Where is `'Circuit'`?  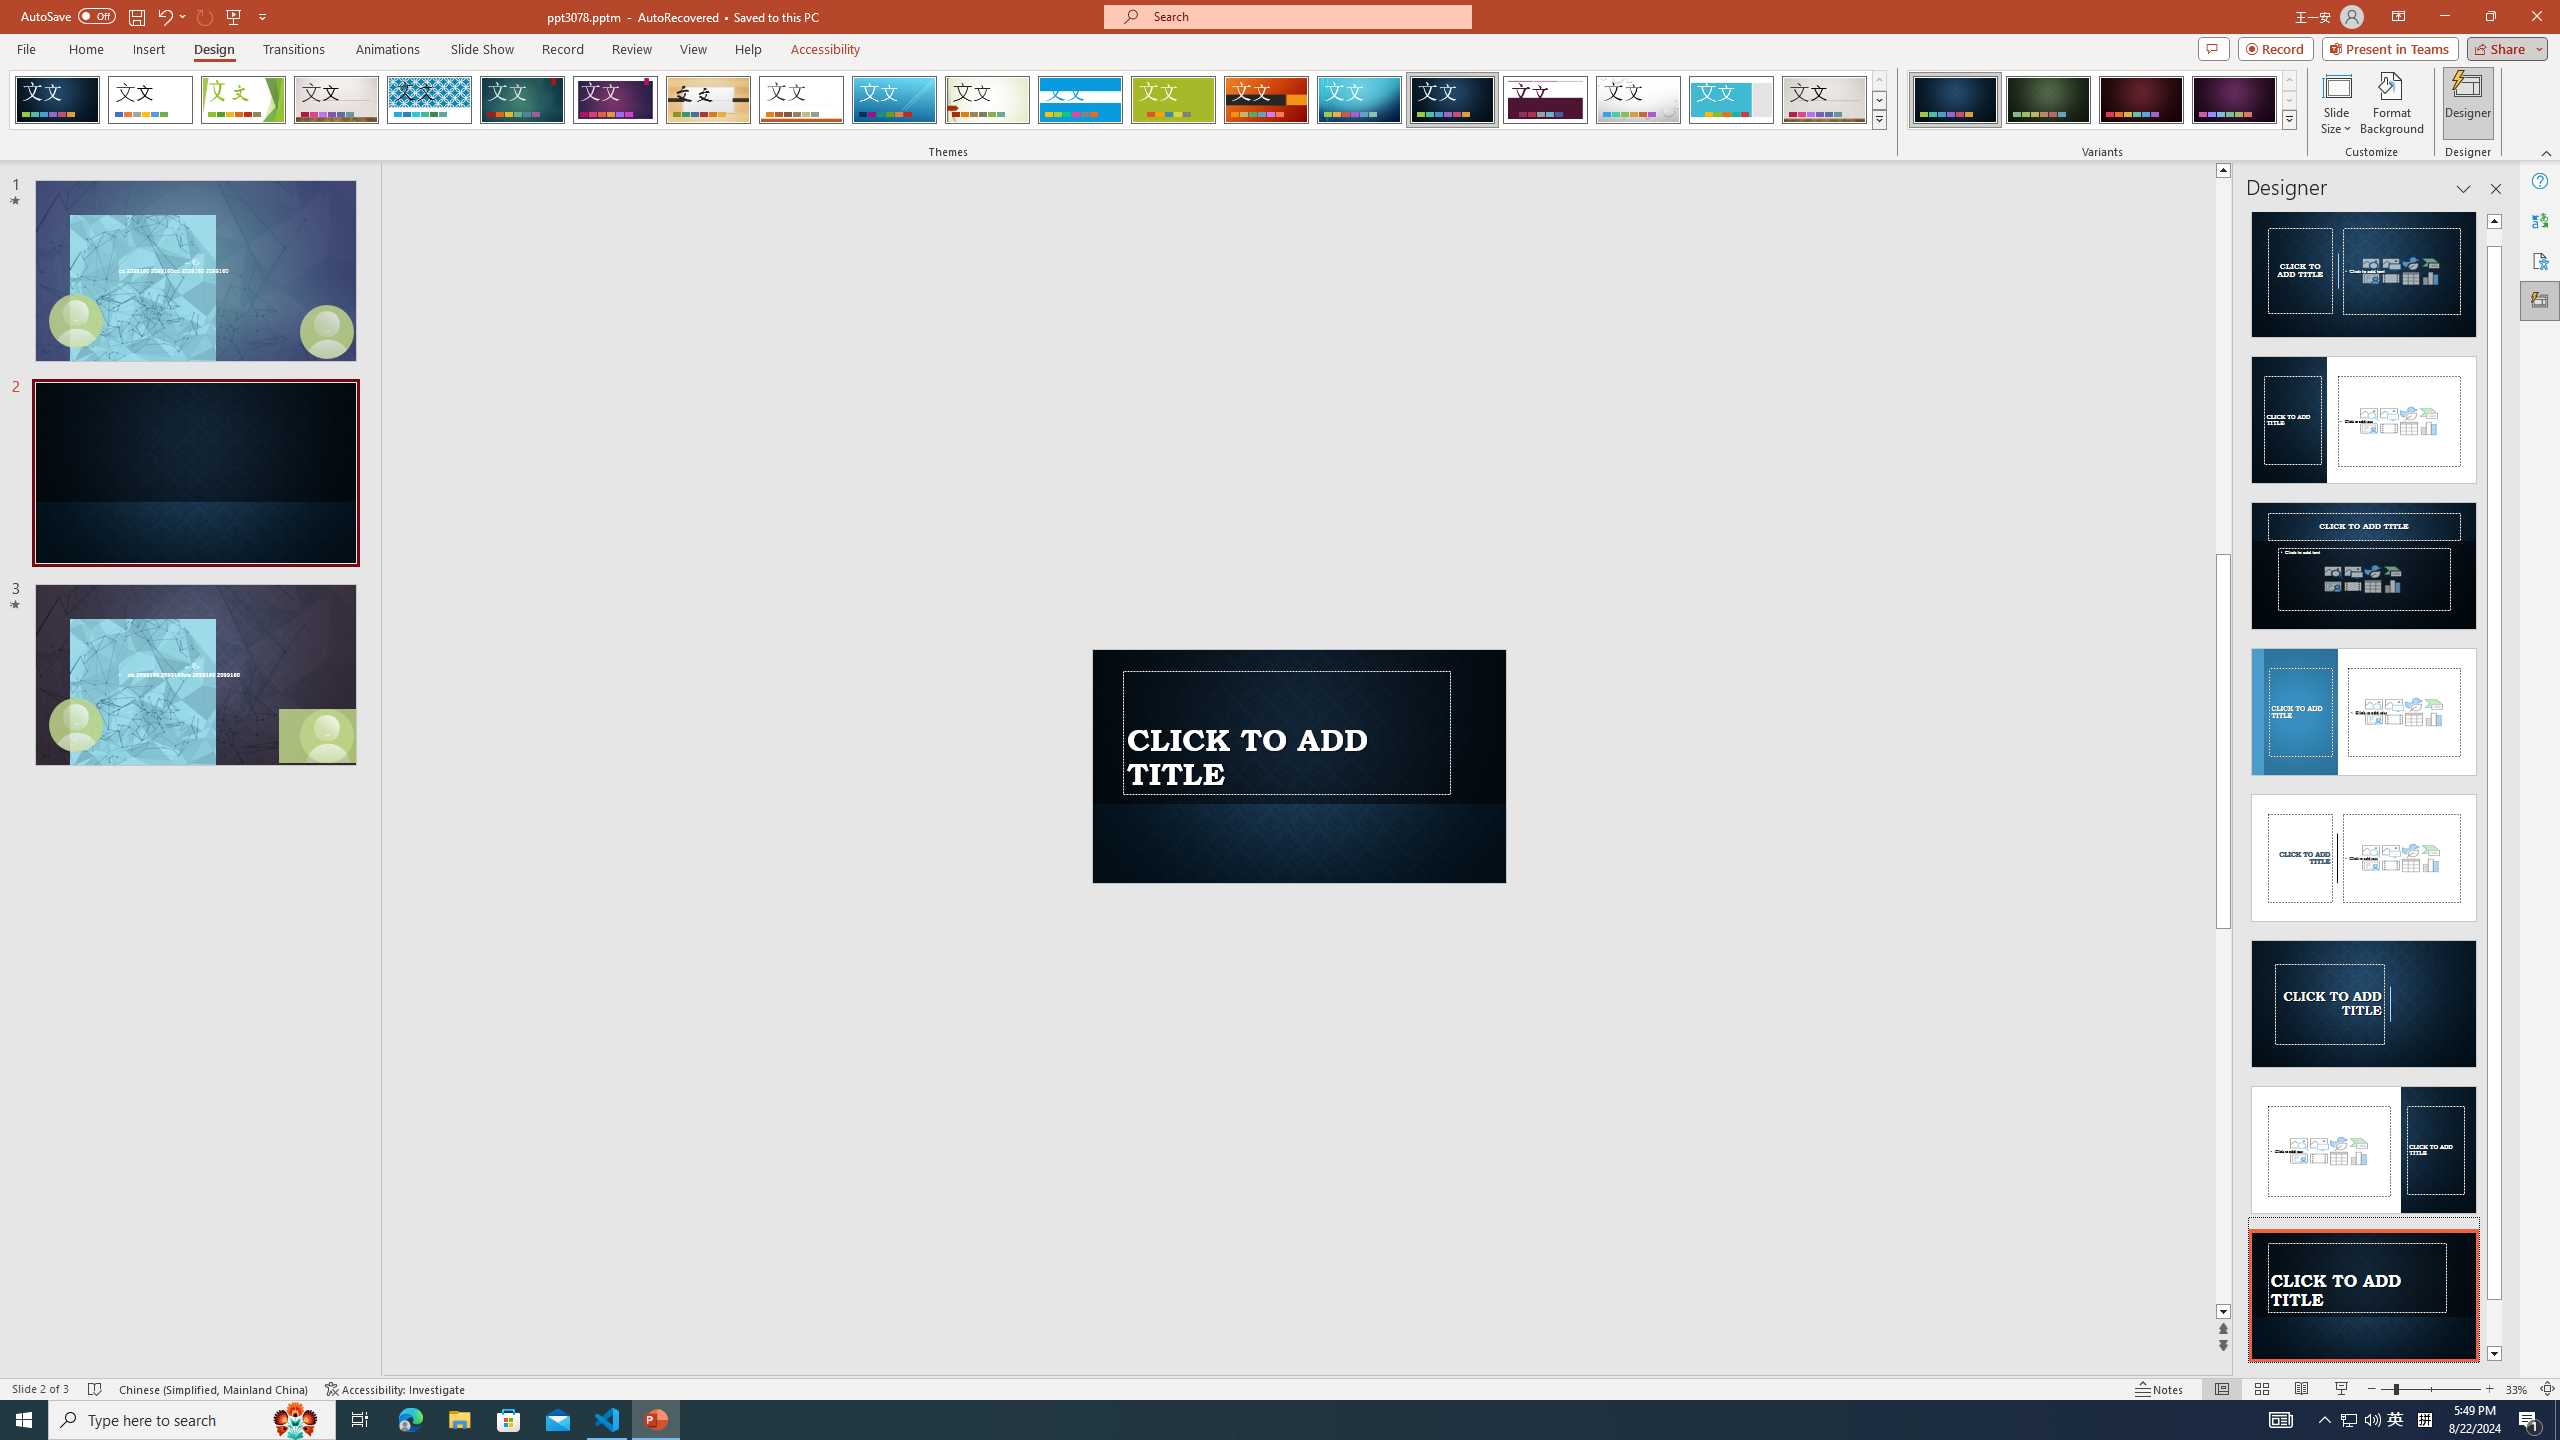
'Circuit' is located at coordinates (1358, 99).